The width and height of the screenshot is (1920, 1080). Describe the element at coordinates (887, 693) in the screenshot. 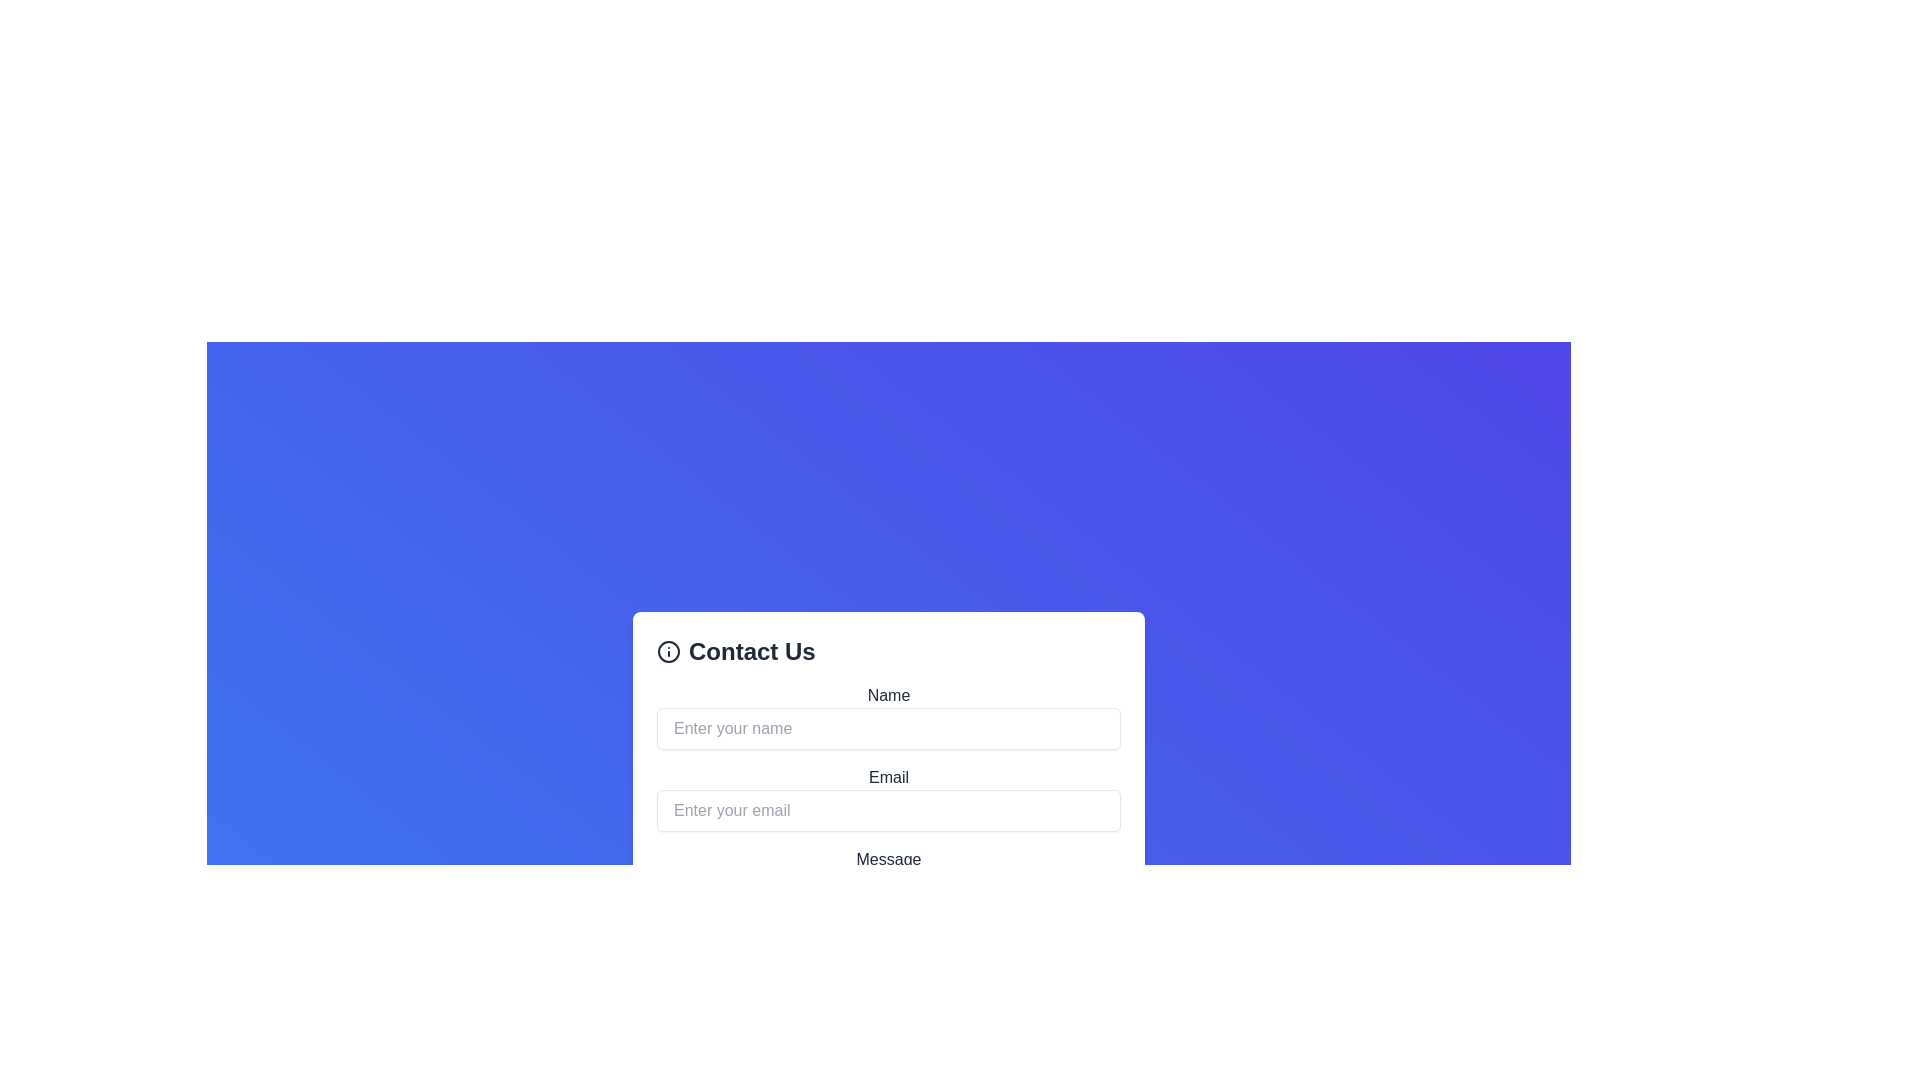

I see `text of the 'Name' label, which is styled with a sans-serif font and located above the input field in the modal` at that location.